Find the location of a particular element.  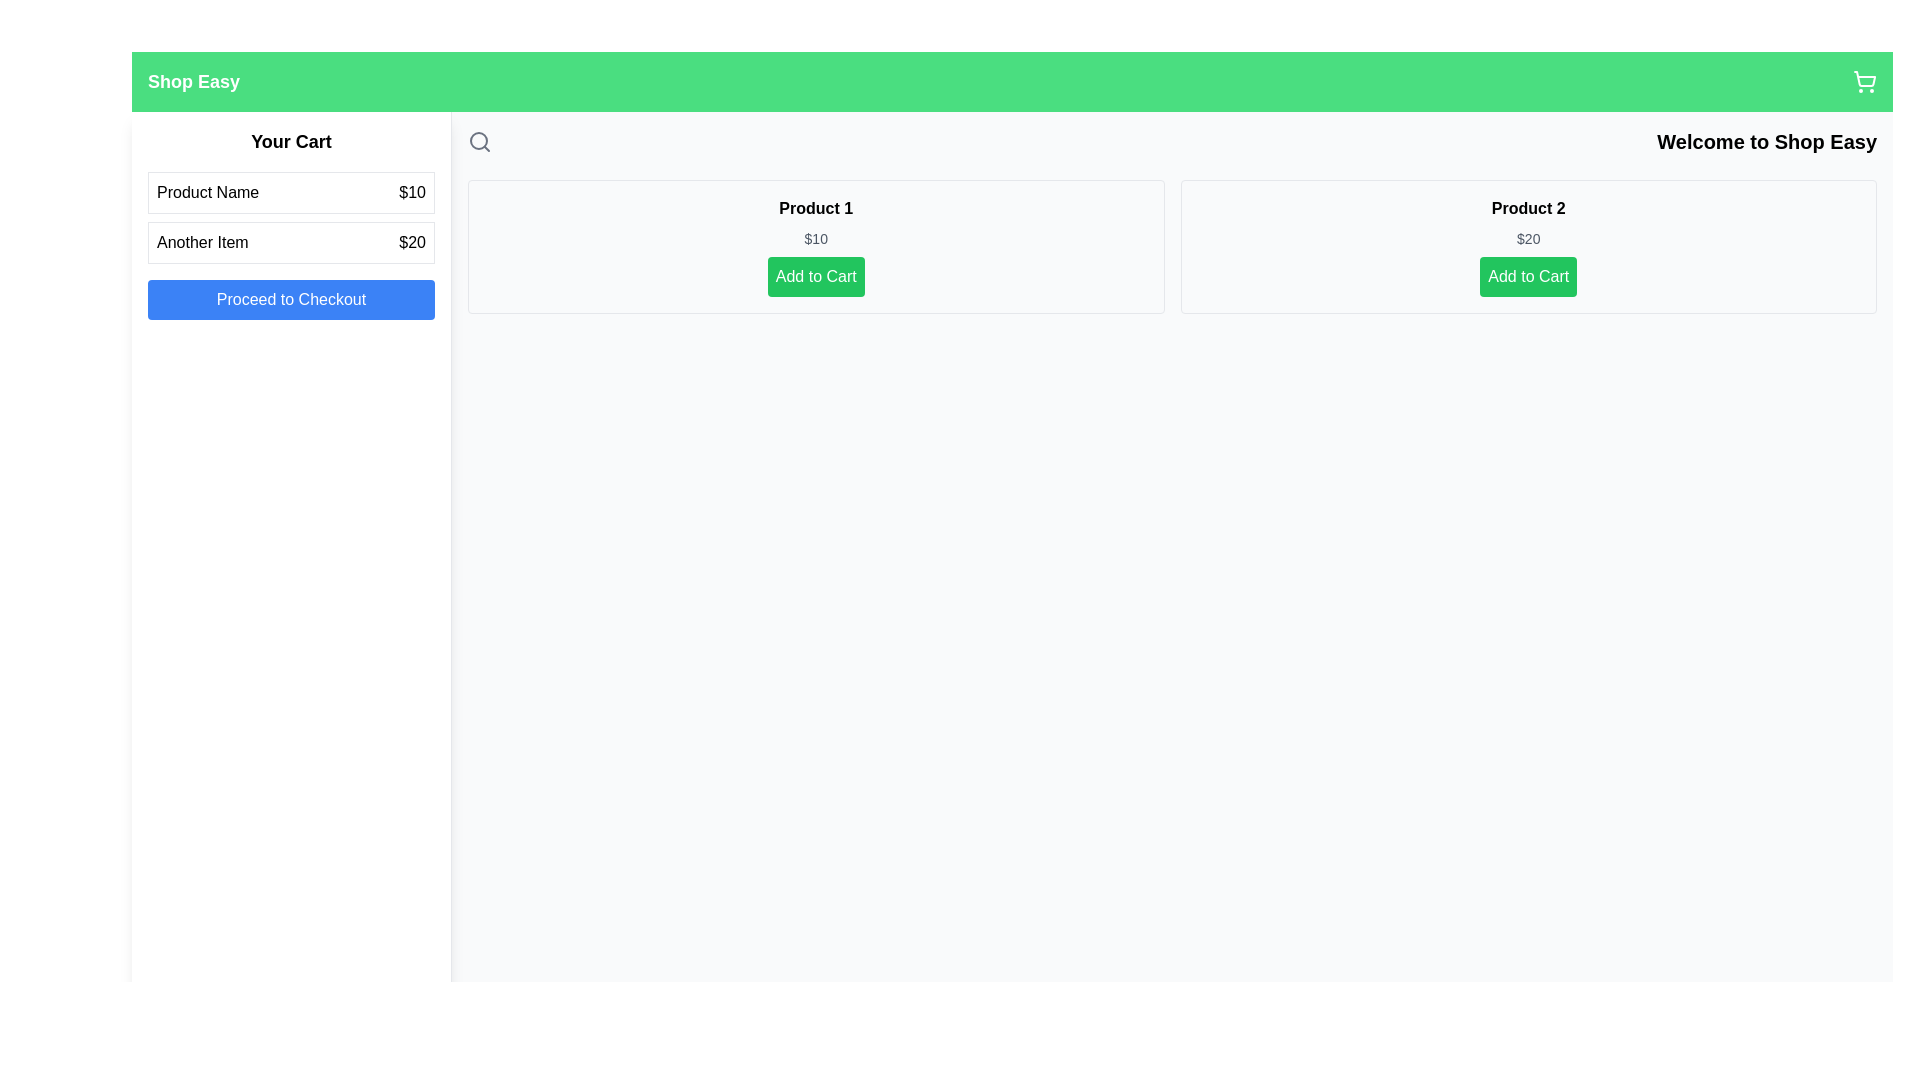

text label that says 'Another Item' located in the 'Your Cart' section on the left panel, which is the second item listed below 'Product Name' is located at coordinates (202, 242).